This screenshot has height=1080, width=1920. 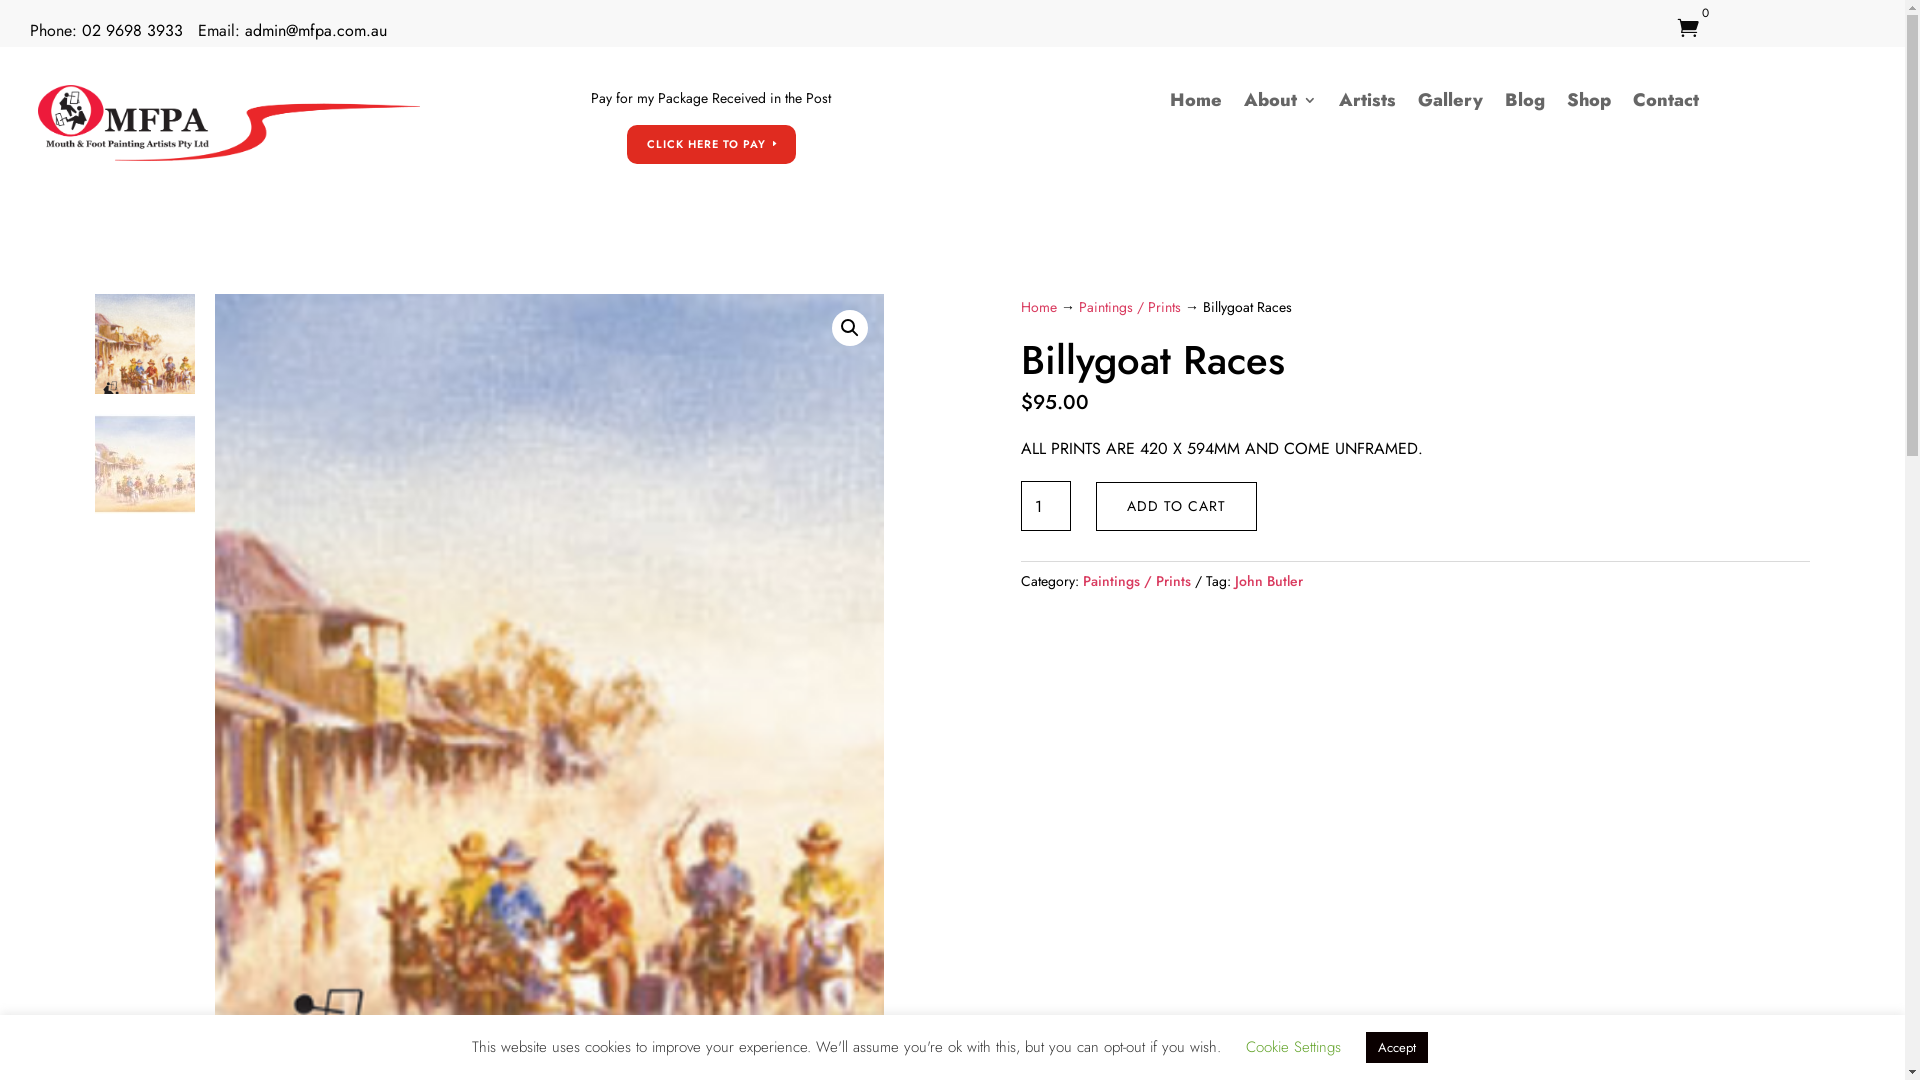 I want to click on 'About', so click(x=1280, y=104).